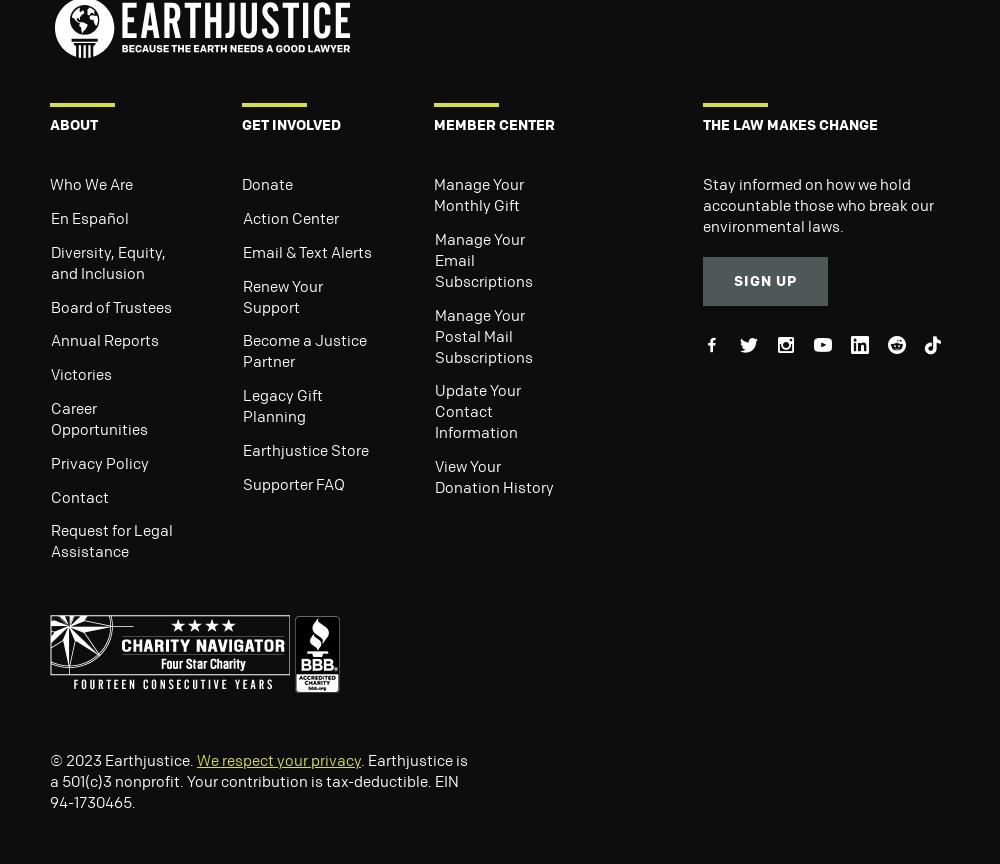 The height and width of the screenshot is (864, 1000). Describe the element at coordinates (242, 404) in the screenshot. I see `'Legacy Gift Planning'` at that location.